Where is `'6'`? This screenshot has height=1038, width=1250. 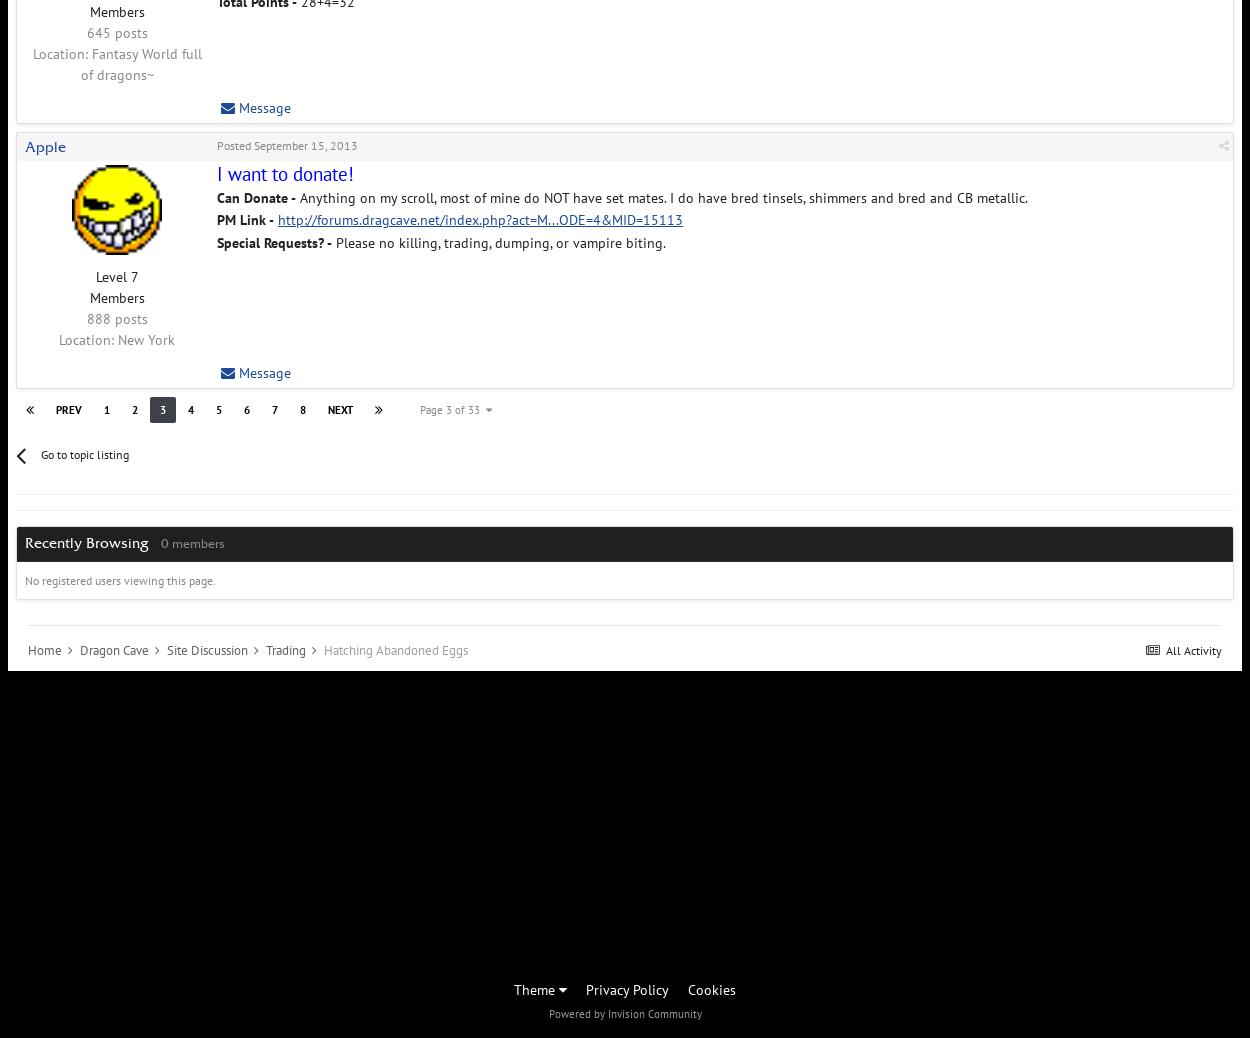 '6' is located at coordinates (246, 408).